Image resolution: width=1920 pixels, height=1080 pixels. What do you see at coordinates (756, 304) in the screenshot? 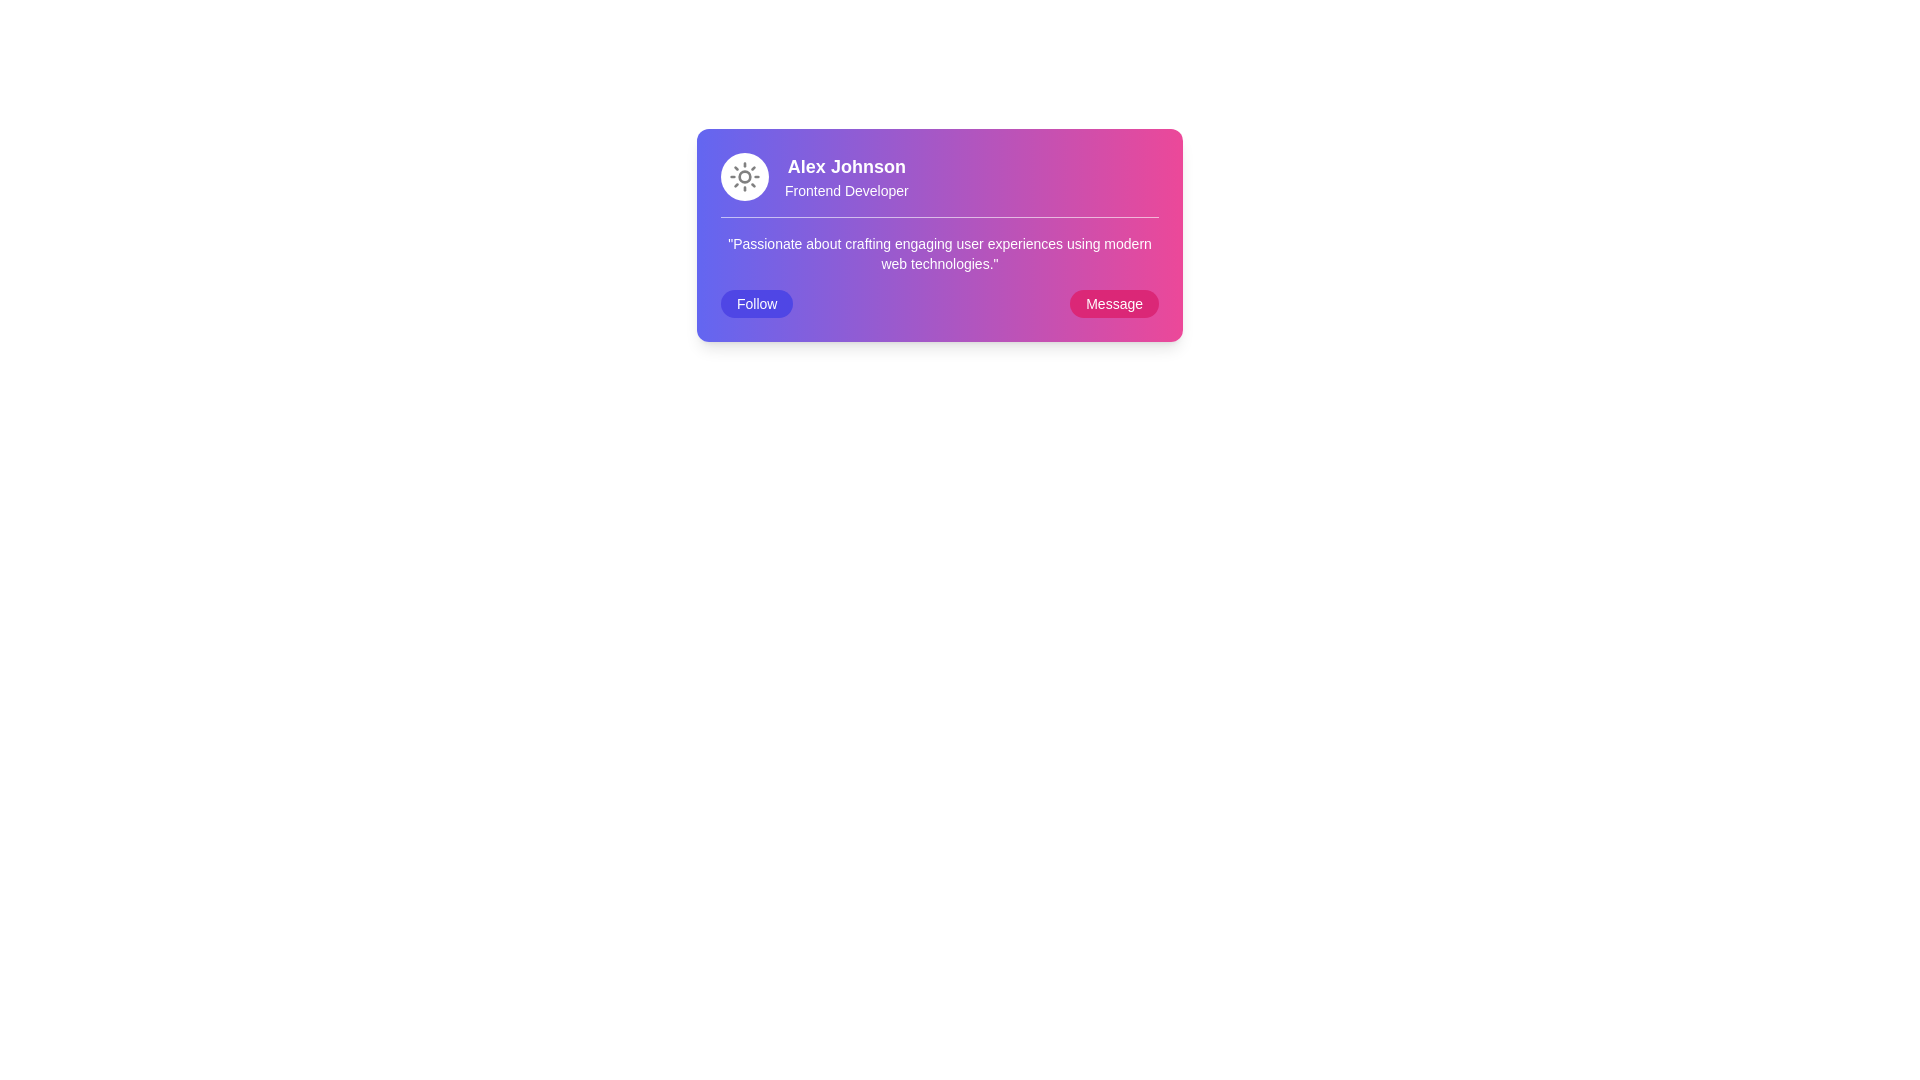
I see `the 'Follow' button located in the bottom-left corner of the card component to follow the associated profile` at bounding box center [756, 304].